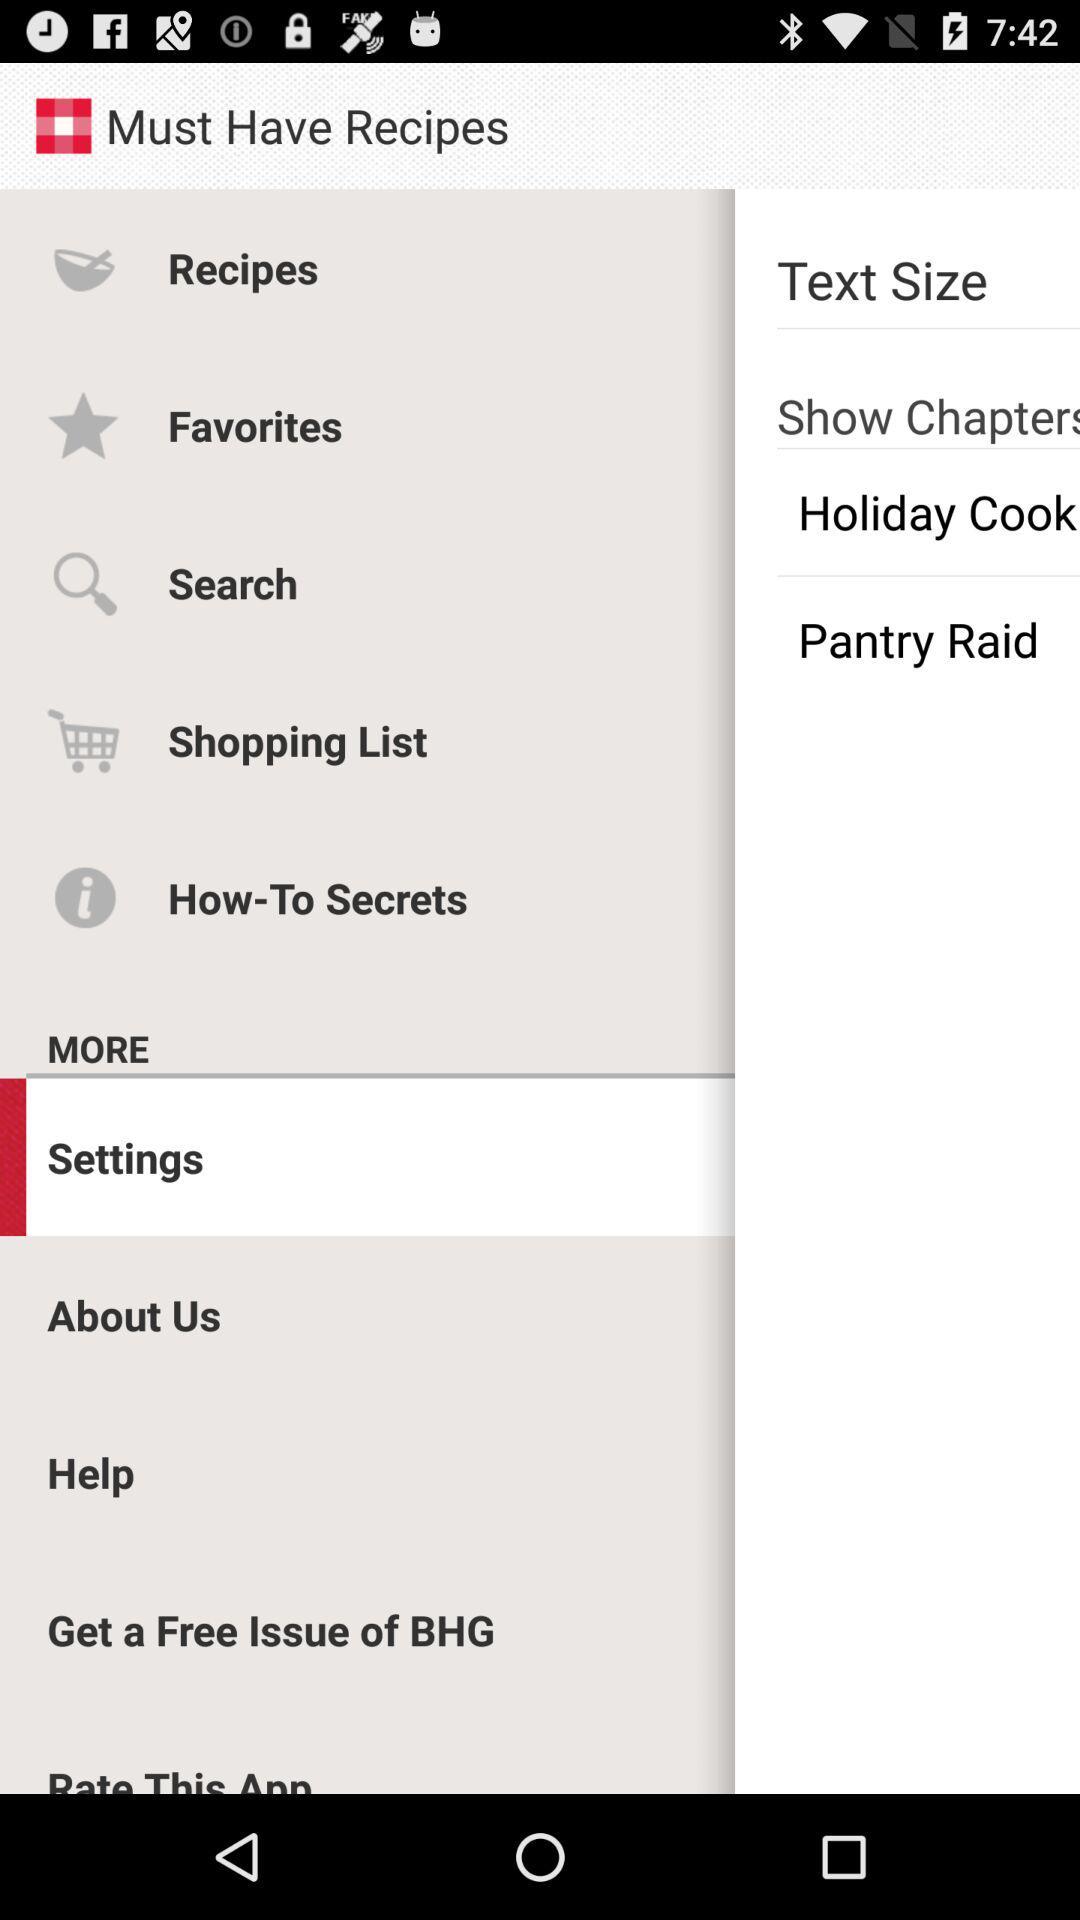 Image resolution: width=1080 pixels, height=1920 pixels. Describe the element at coordinates (928, 512) in the screenshot. I see `the icon to the right of the favorites` at that location.